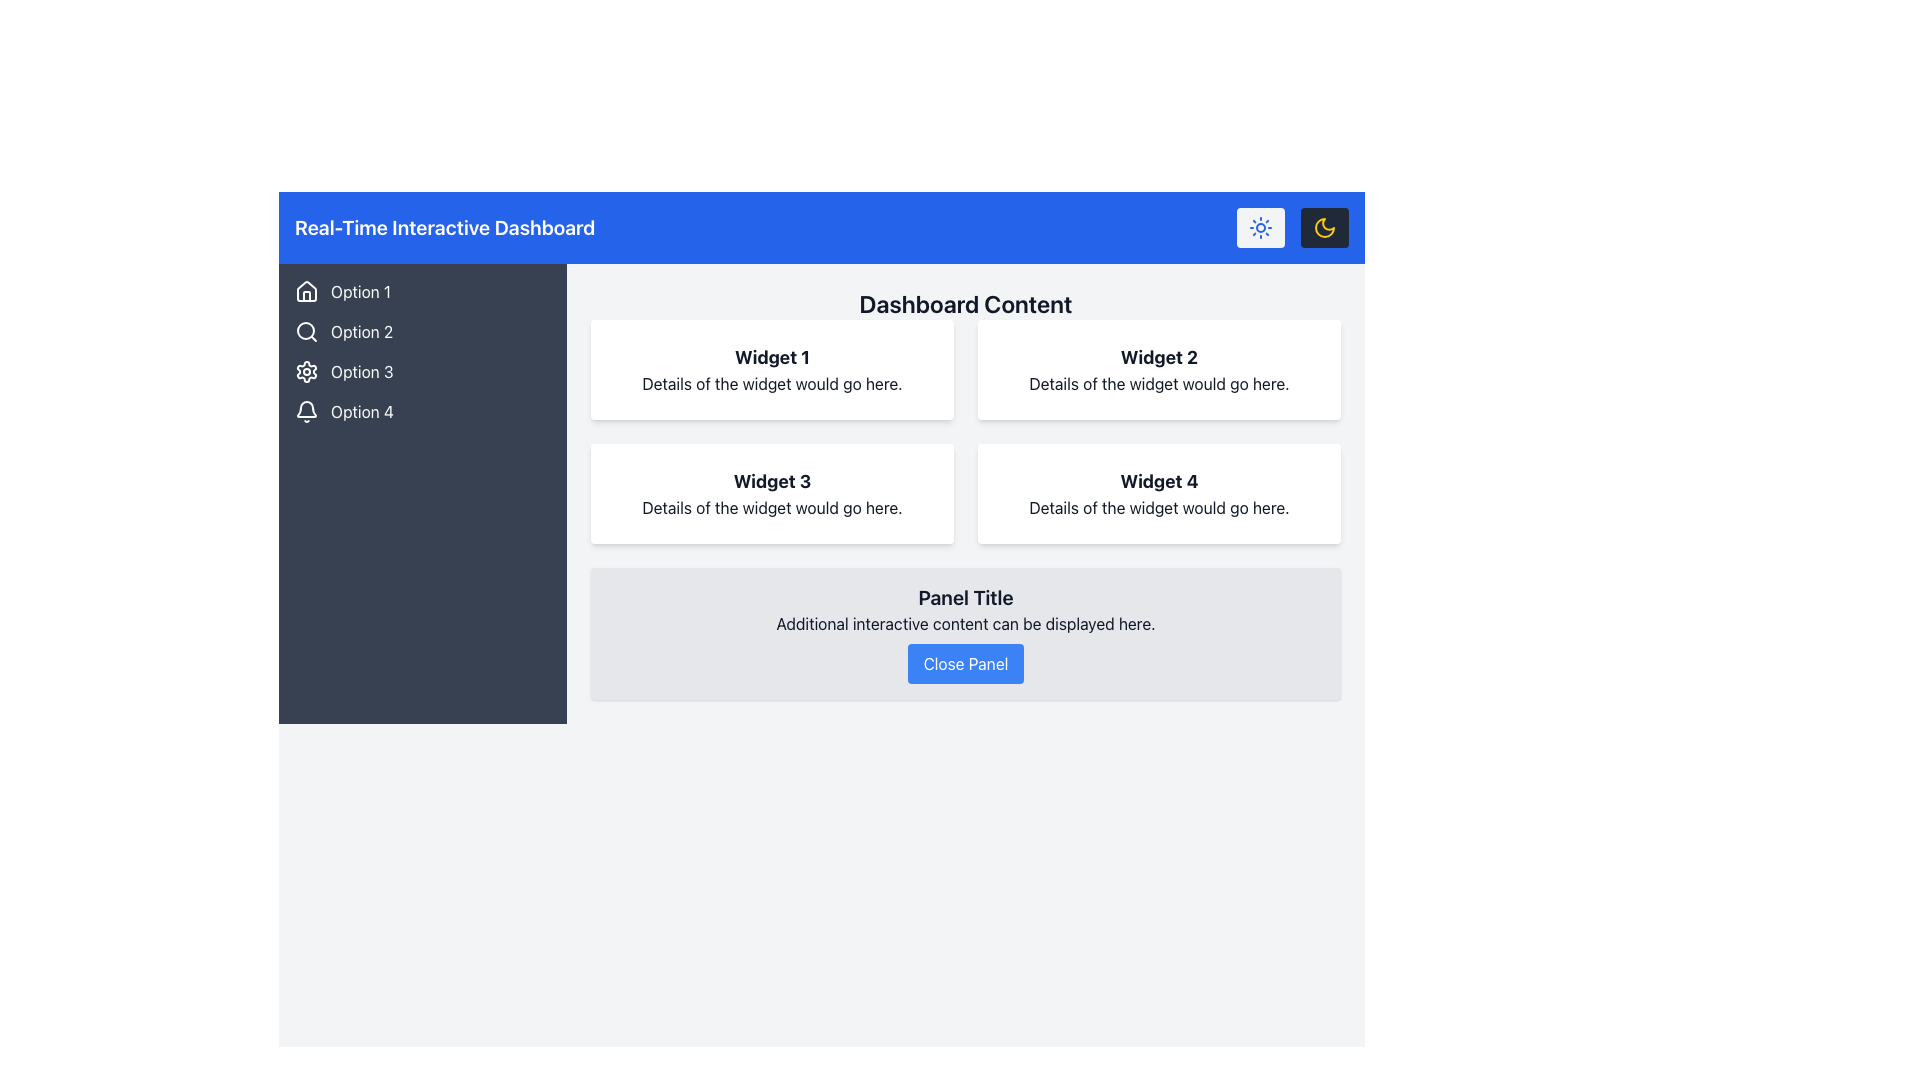  Describe the element at coordinates (1159, 384) in the screenshot. I see `text element that displays 'Details of the widget would go here.' positioned centrally below the header 'Widget 2'` at that location.